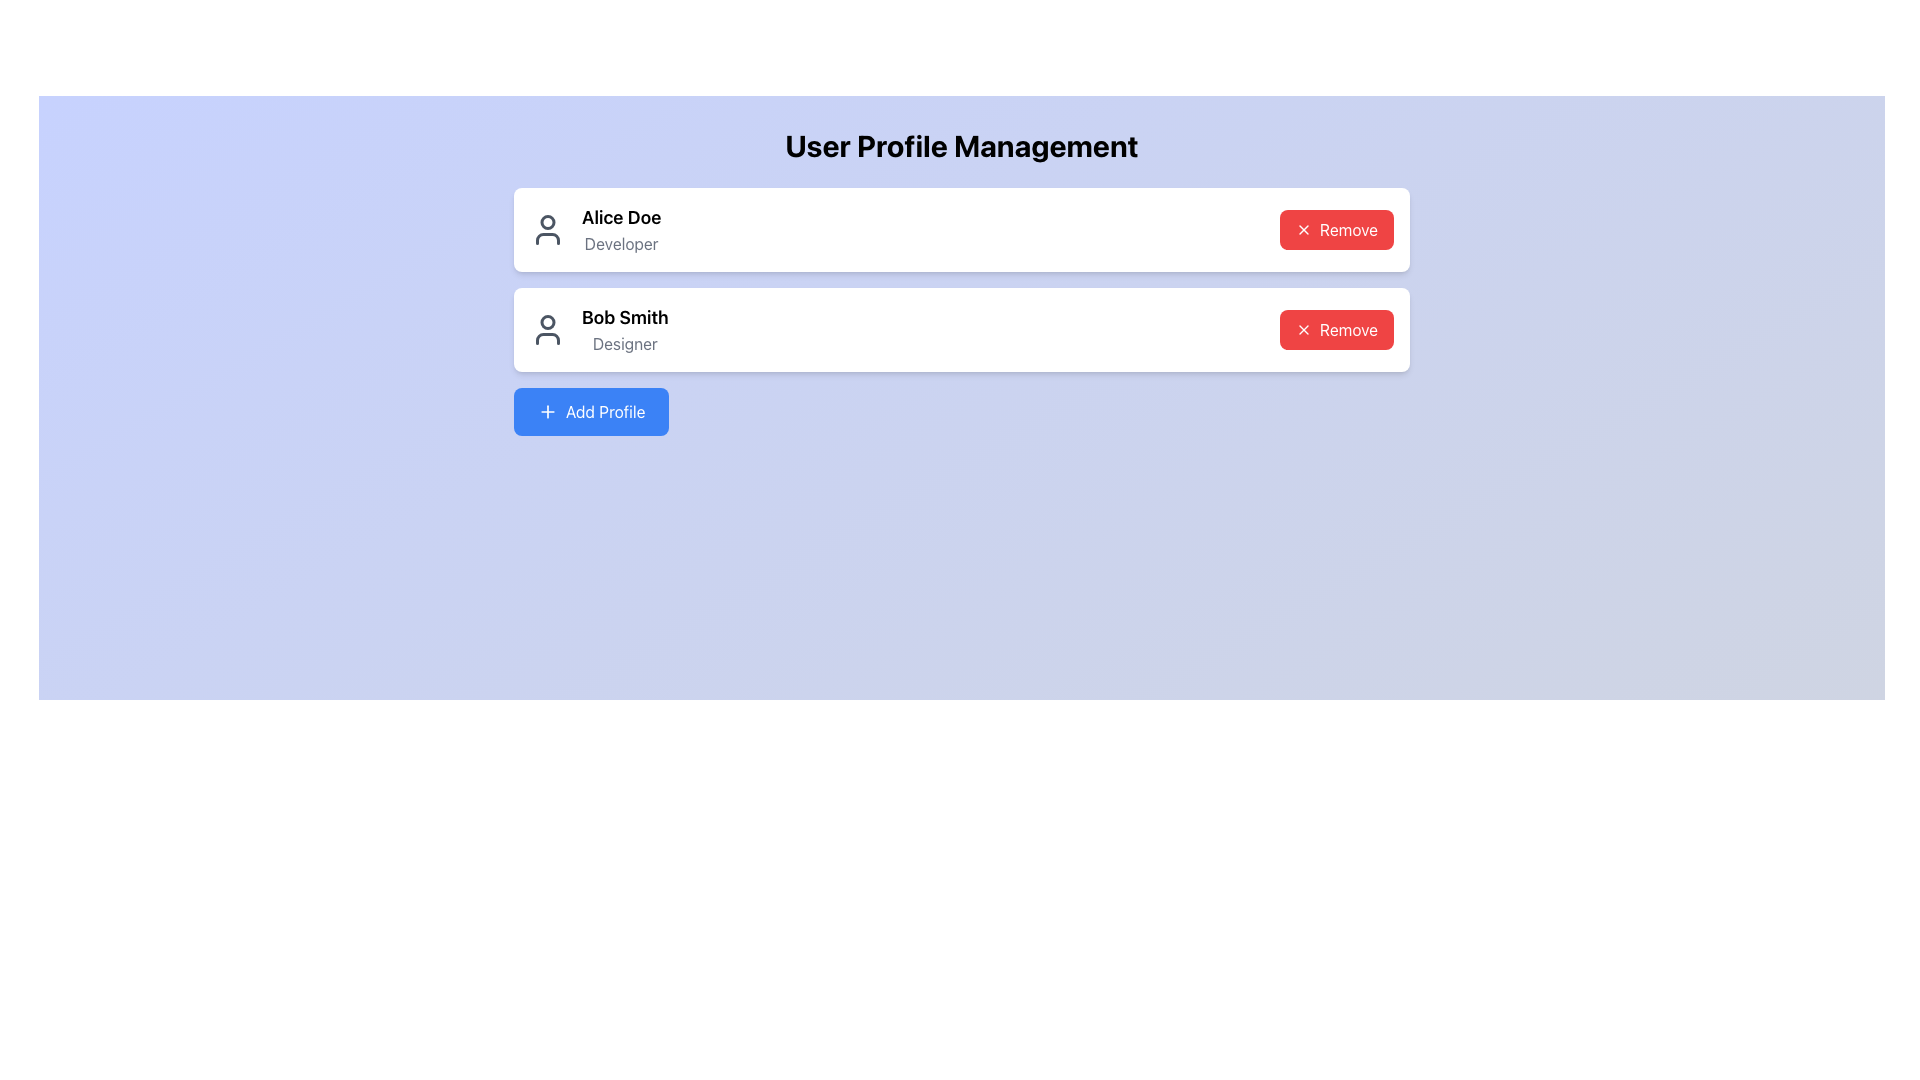 Image resolution: width=1920 pixels, height=1080 pixels. I want to click on the 'Add Profile' text label on the blue button, so click(604, 411).